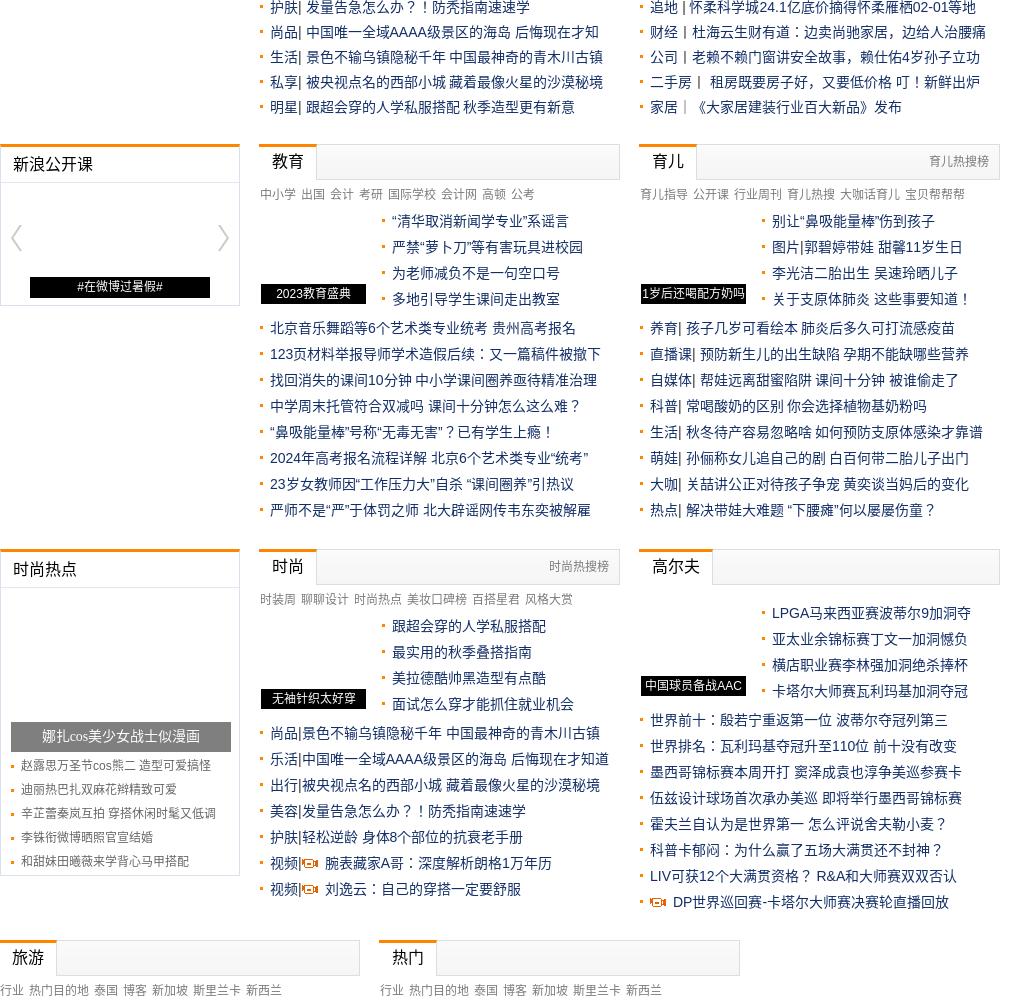 Image resolution: width=1020 pixels, height=1007 pixels. I want to click on '赵露思万圣节cos熊二 造型可爱搞怪', so click(114, 765).